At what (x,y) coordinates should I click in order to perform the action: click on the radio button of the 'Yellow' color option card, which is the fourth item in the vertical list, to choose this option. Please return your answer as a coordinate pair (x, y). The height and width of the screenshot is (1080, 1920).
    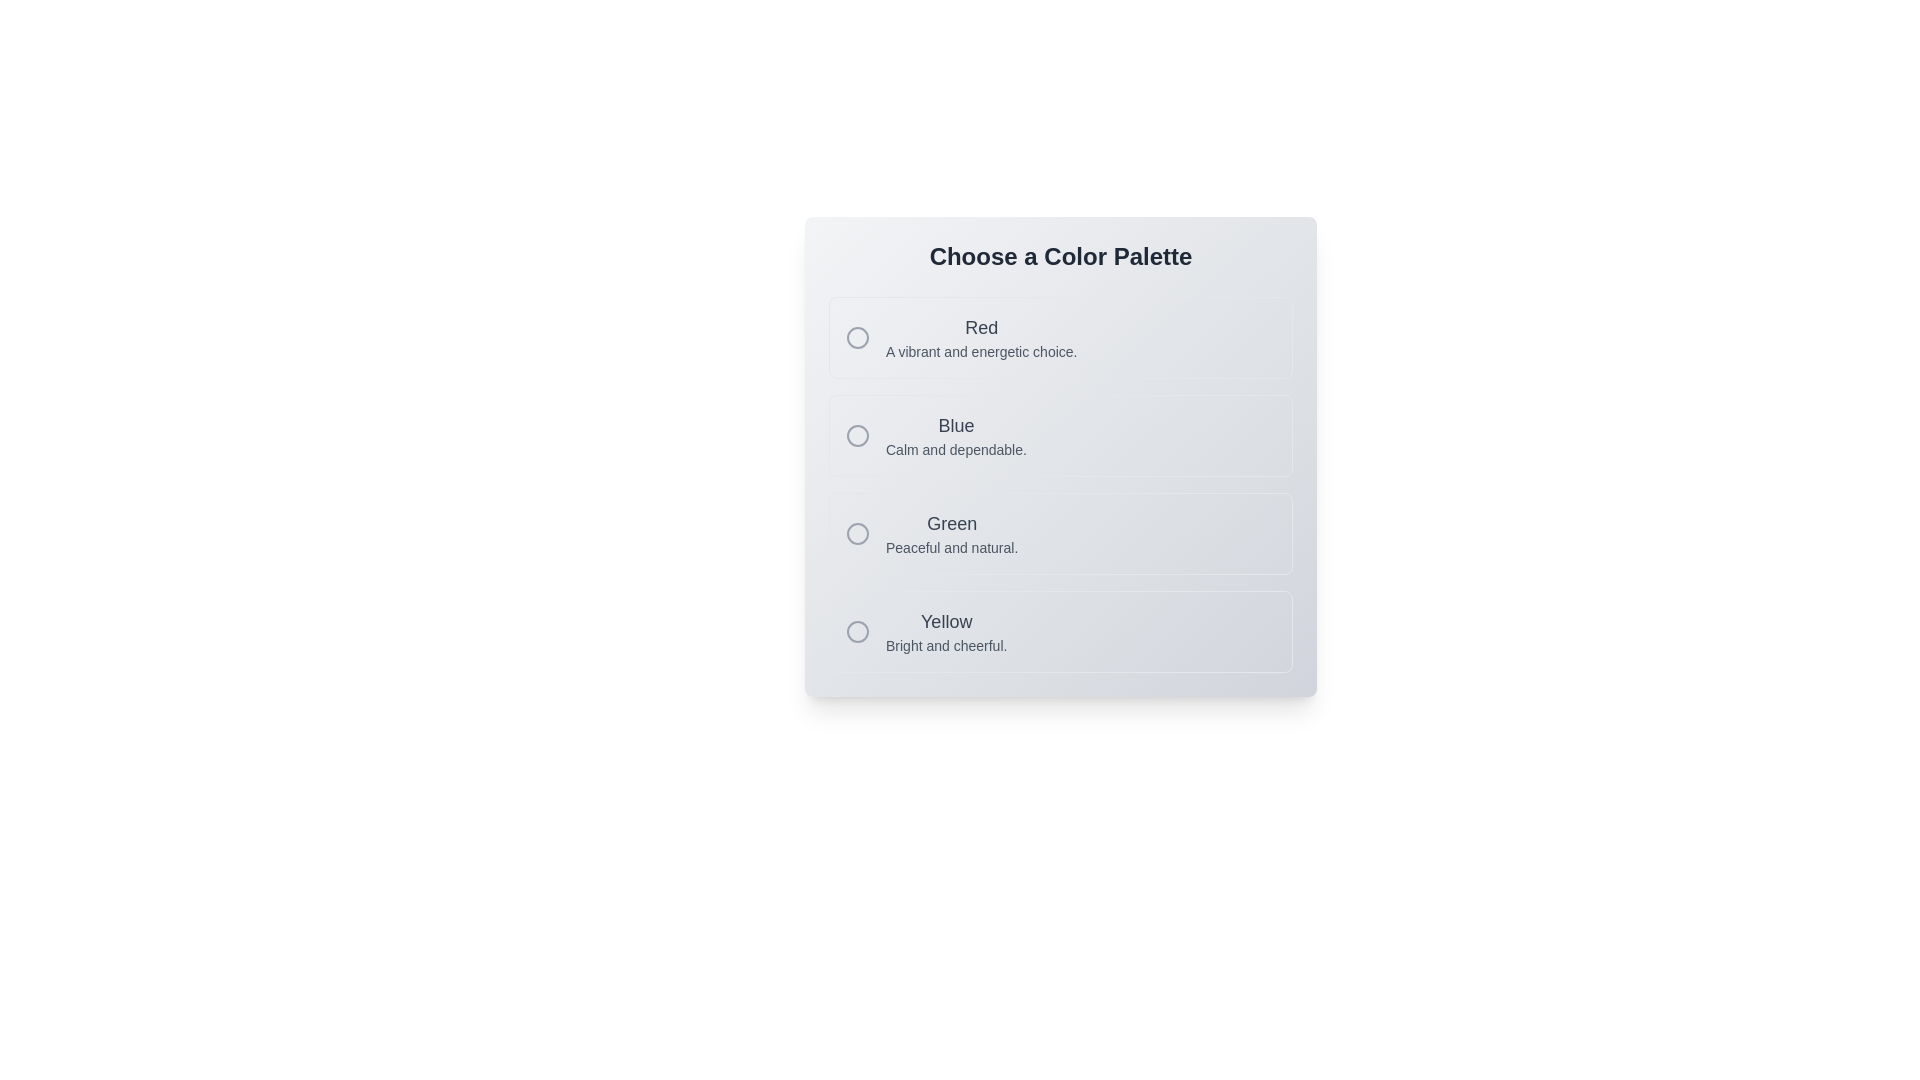
    Looking at the image, I should click on (1059, 632).